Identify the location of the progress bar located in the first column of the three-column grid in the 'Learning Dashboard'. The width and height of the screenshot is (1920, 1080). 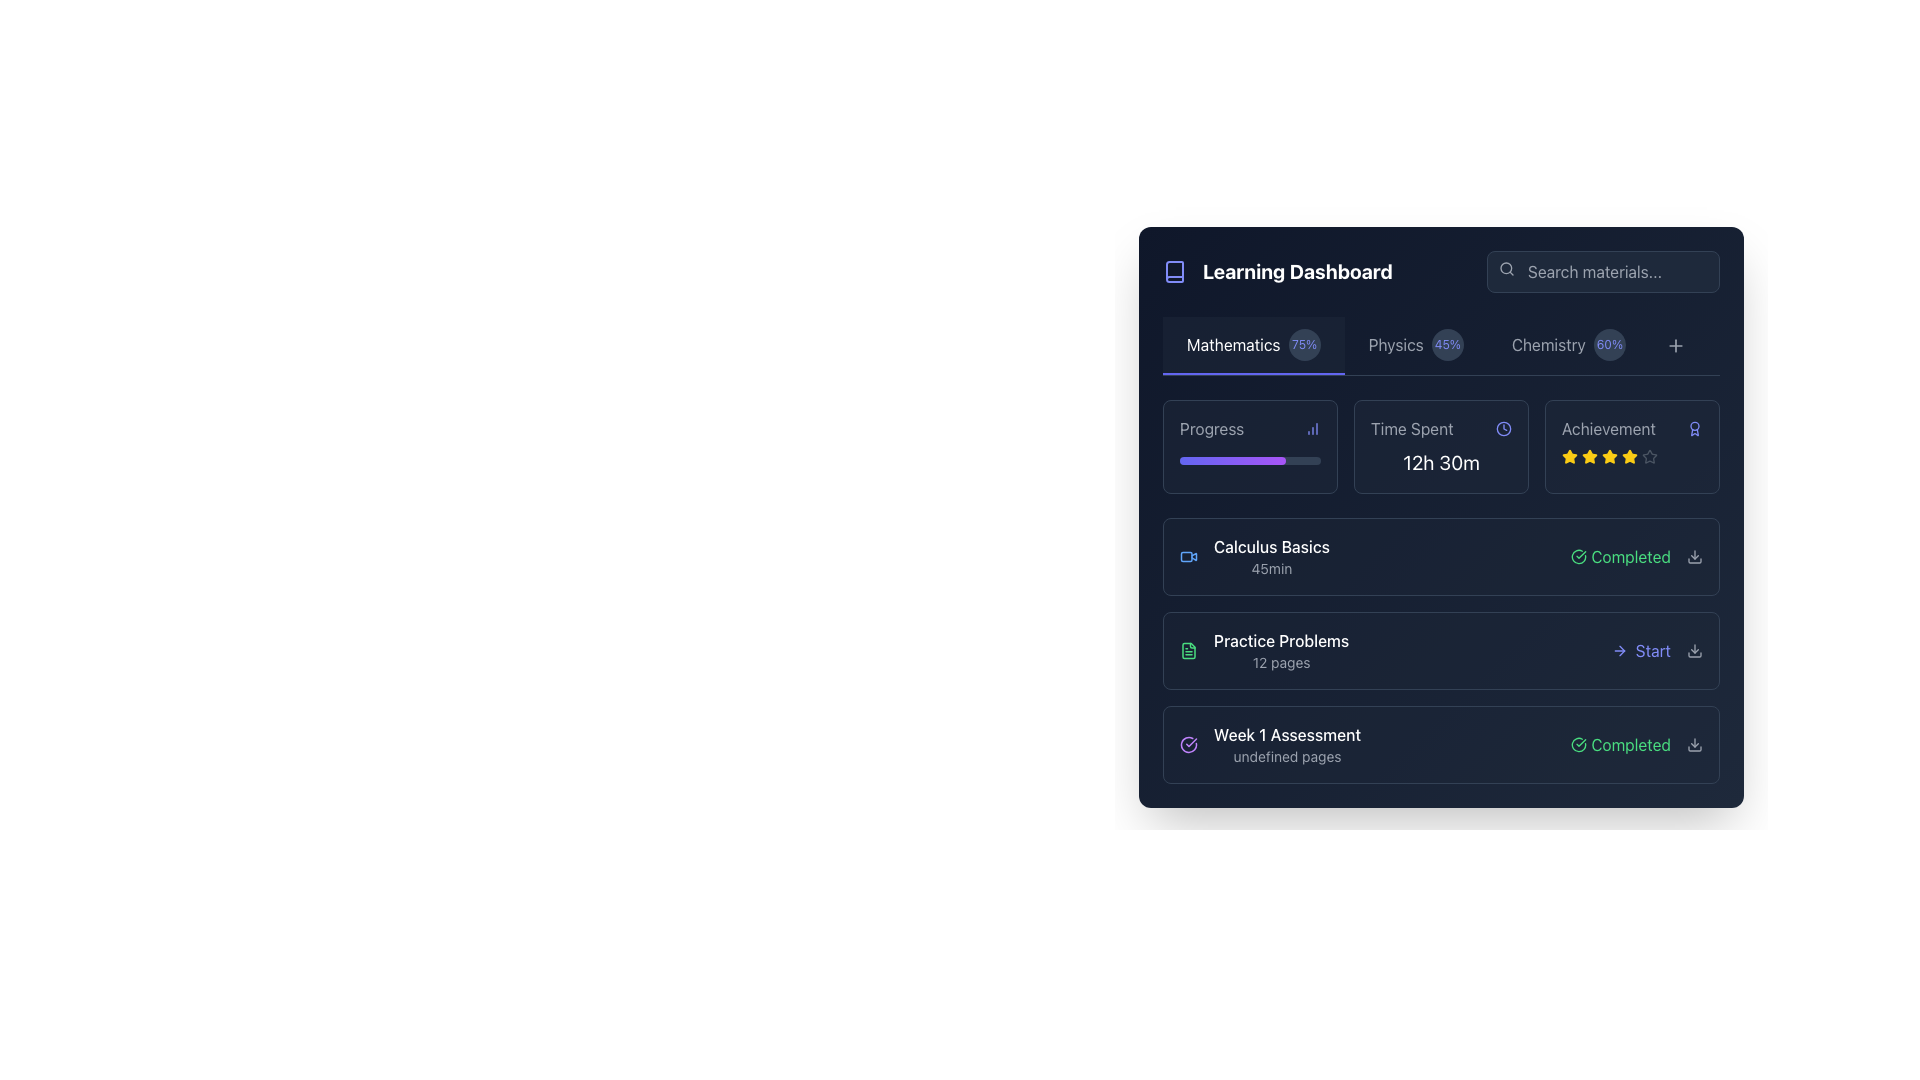
(1249, 446).